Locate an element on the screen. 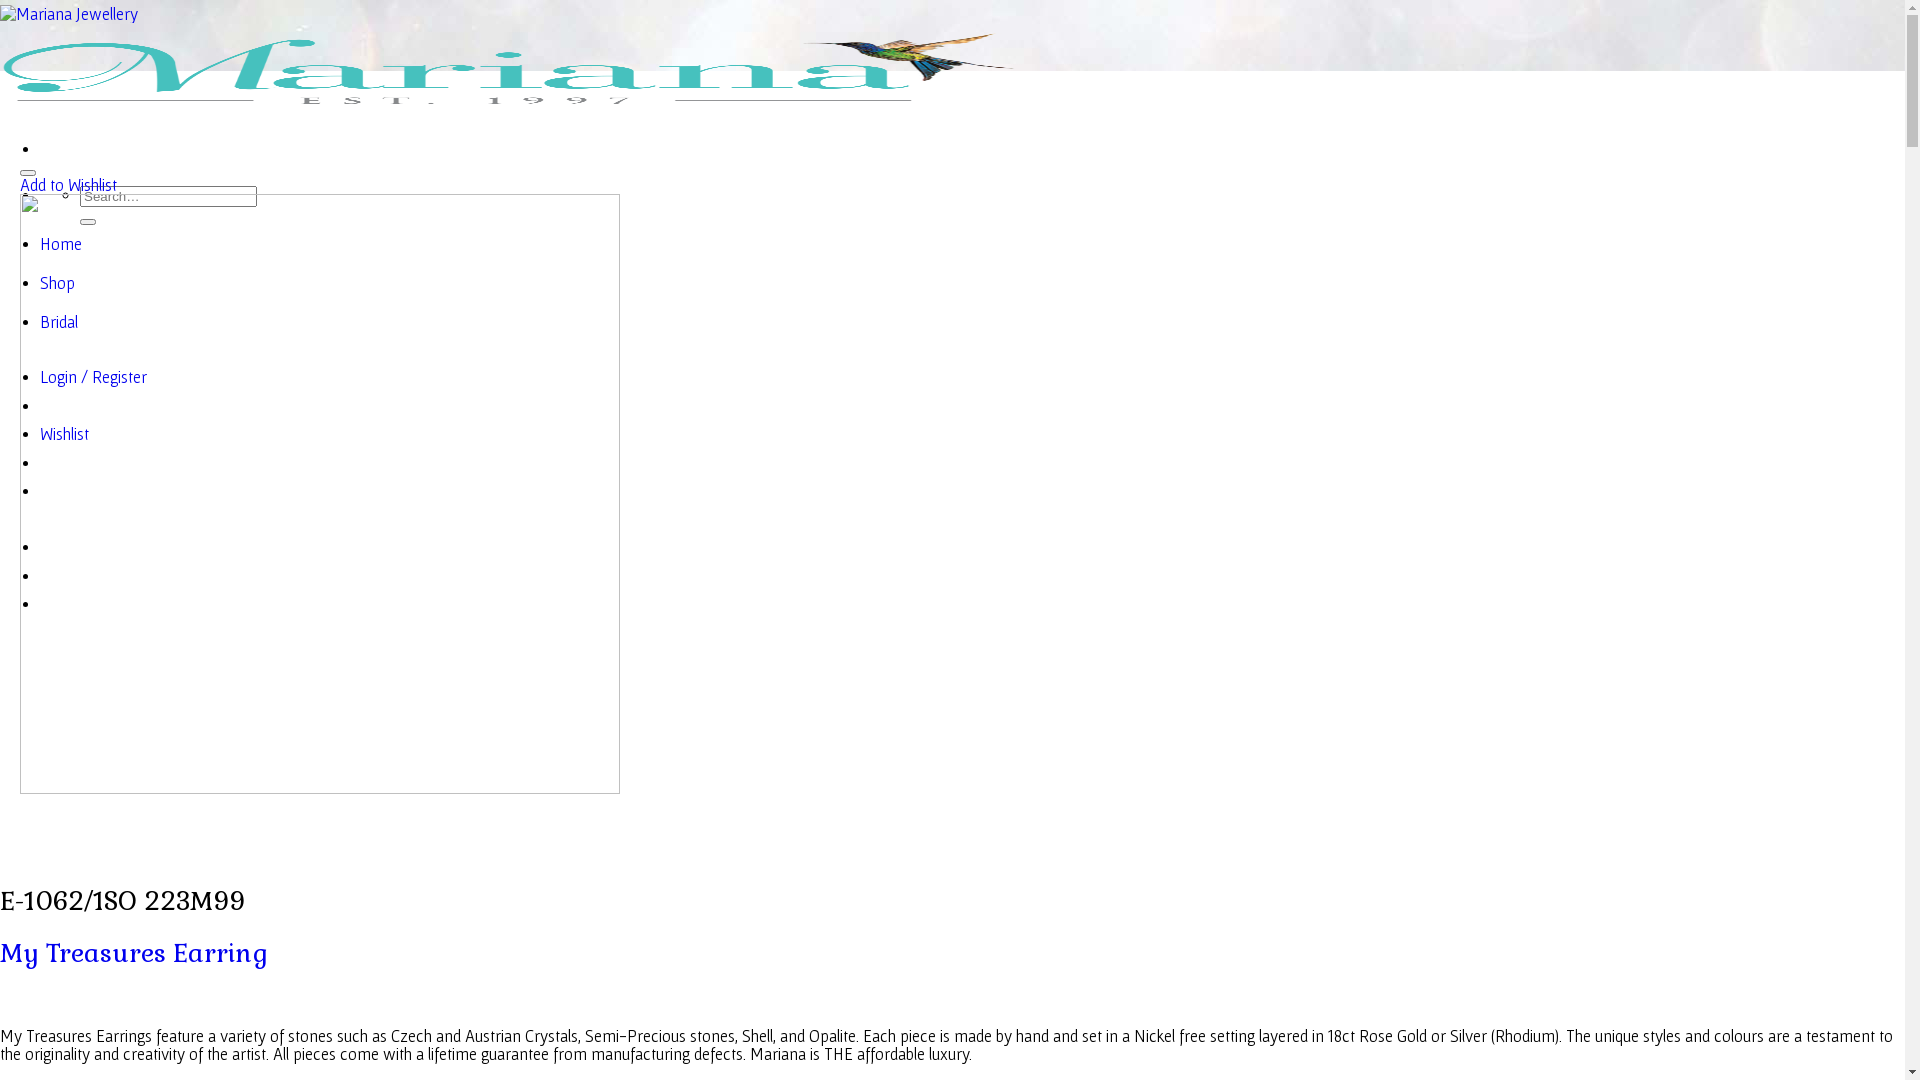  'Search' is located at coordinates (86, 222).